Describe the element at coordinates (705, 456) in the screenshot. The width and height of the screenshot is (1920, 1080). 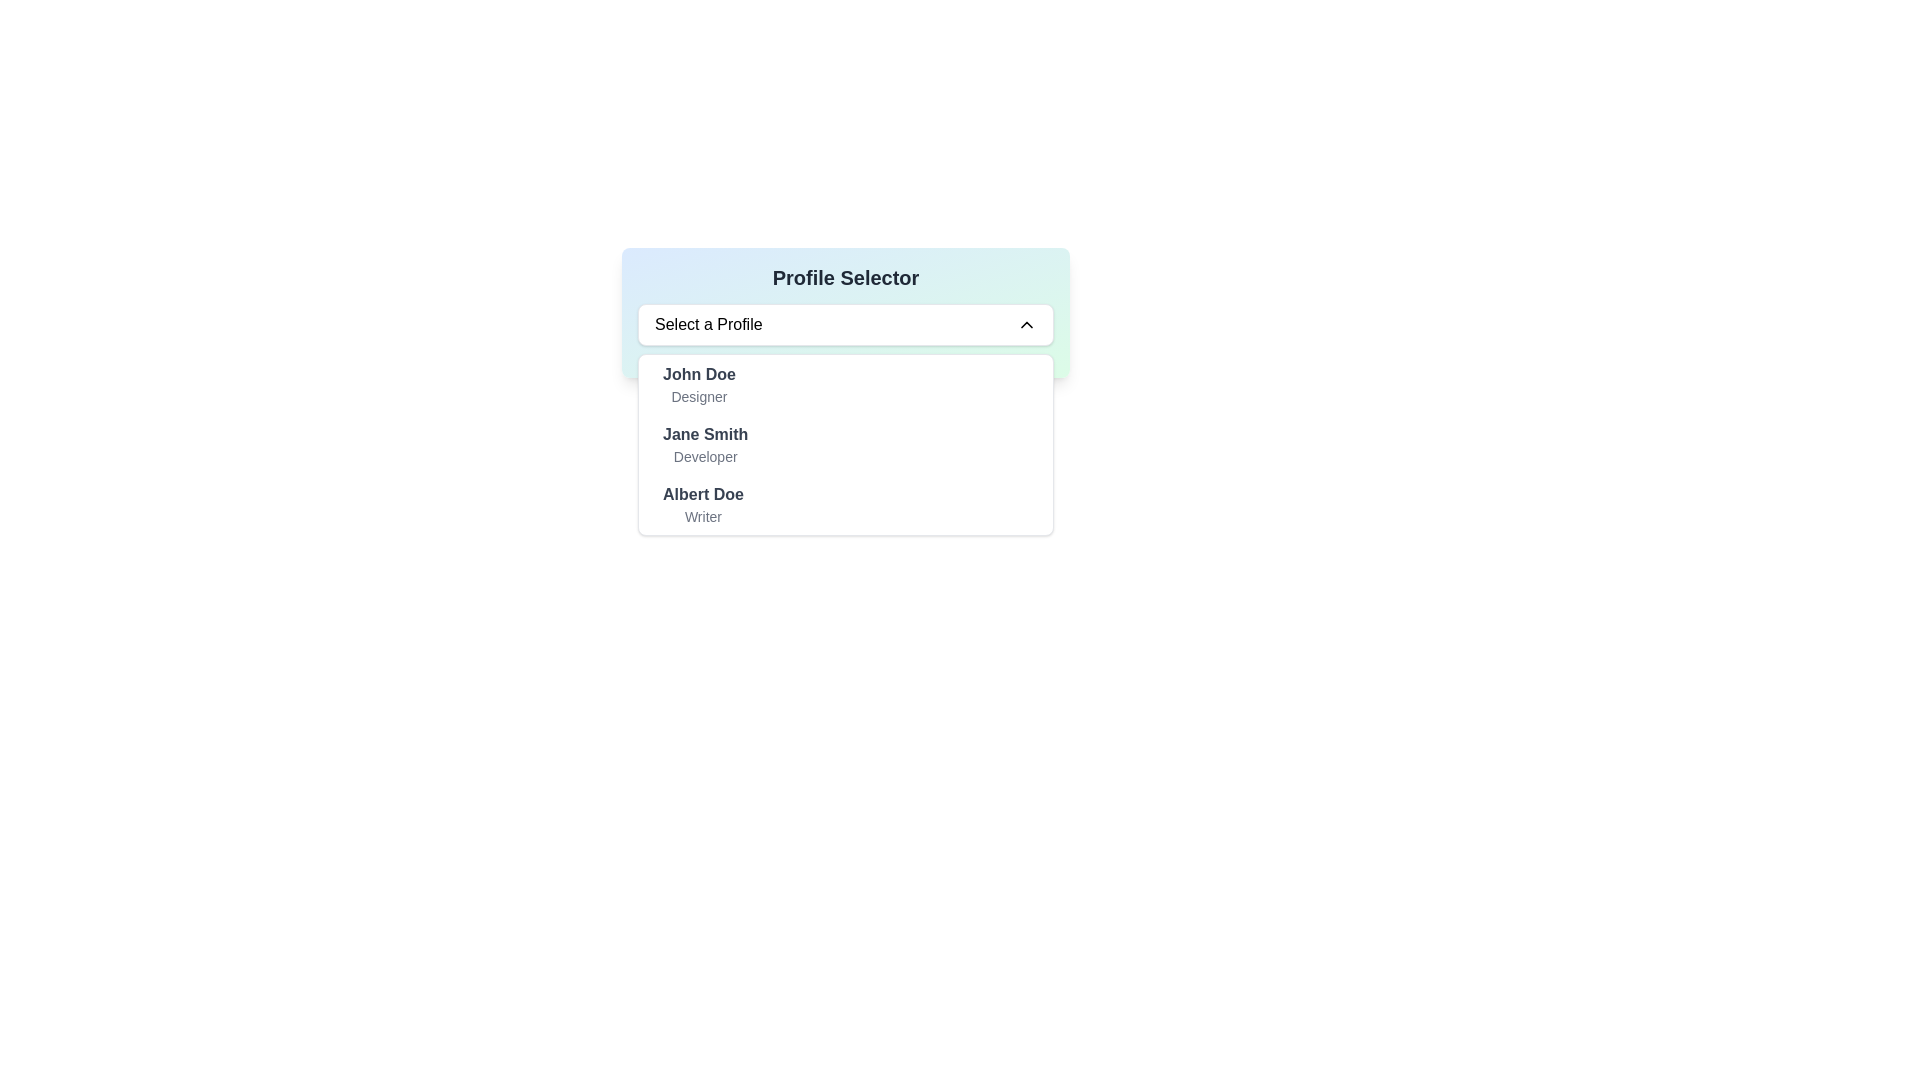
I see `the static text label indicating the role or title of the person listed under 'Jane Smith' in the dropdown menu` at that location.